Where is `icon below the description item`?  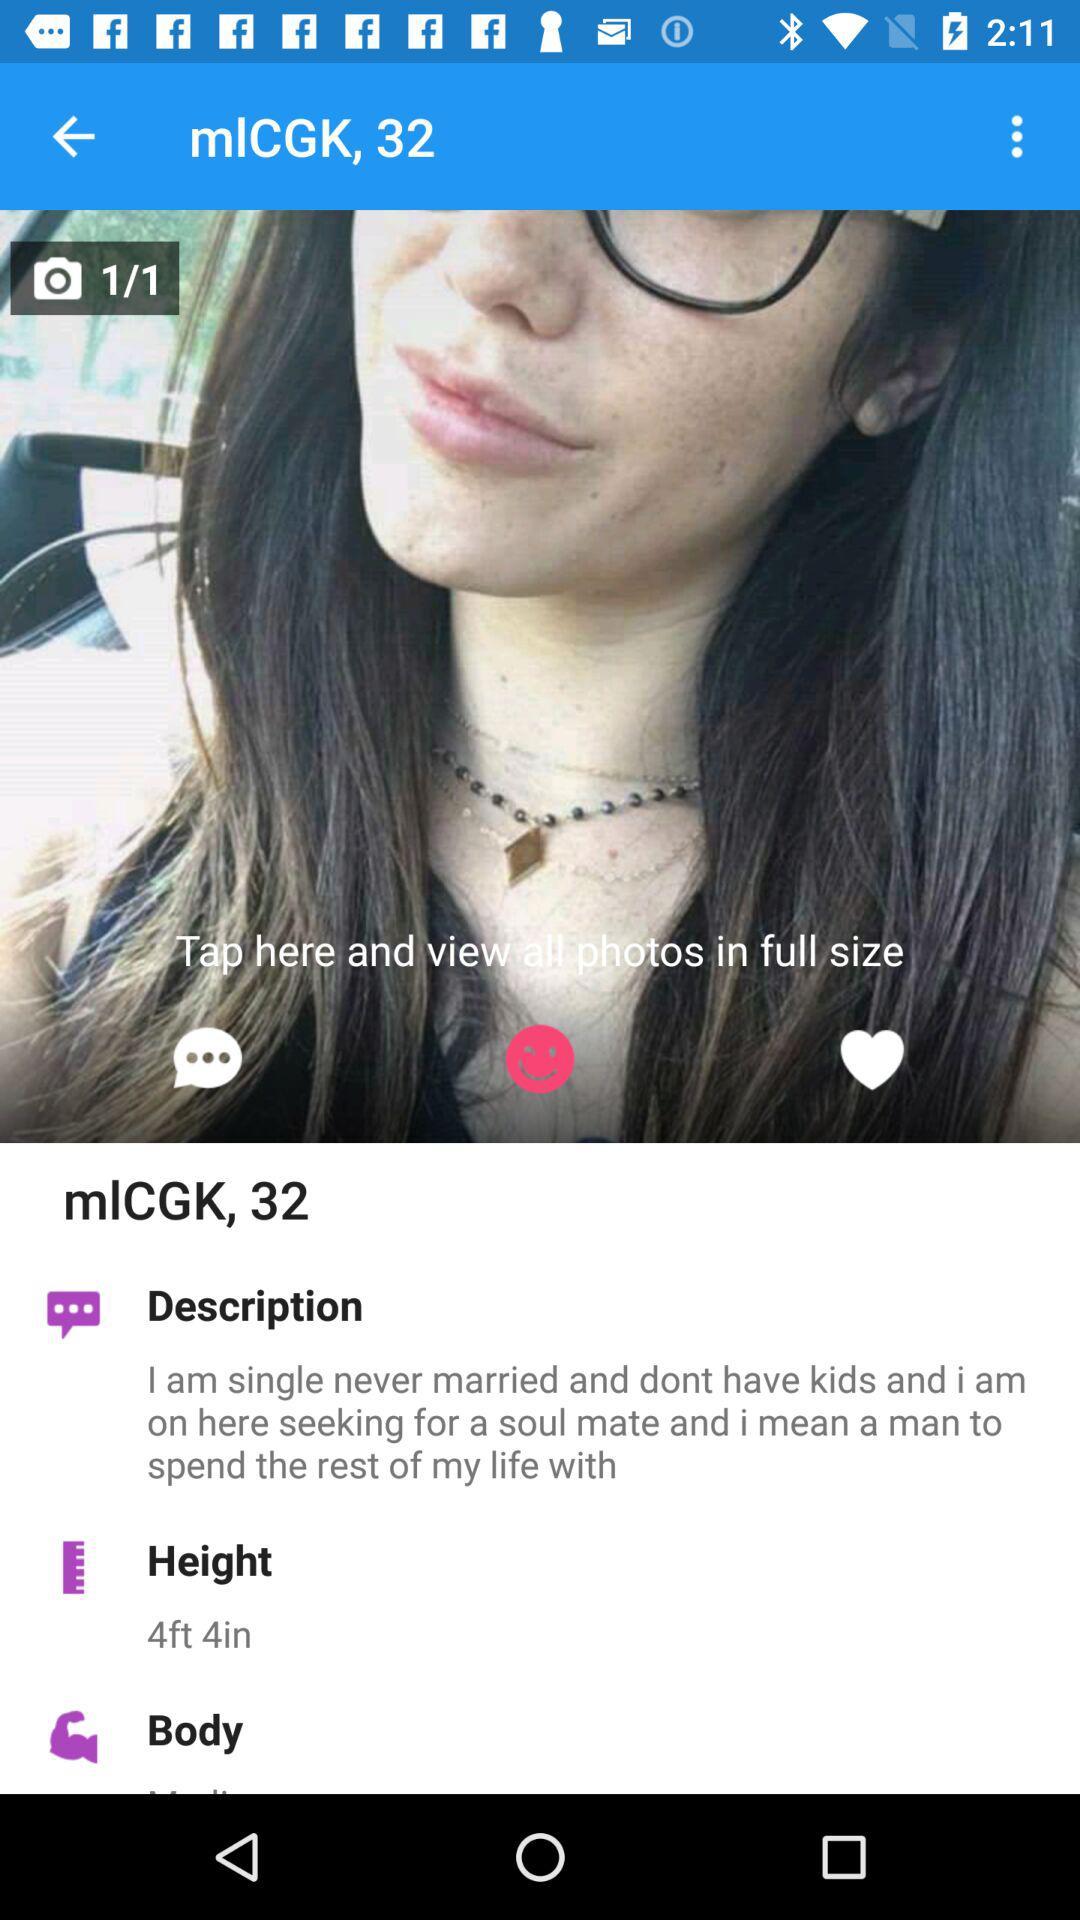 icon below the description item is located at coordinates (601, 1420).